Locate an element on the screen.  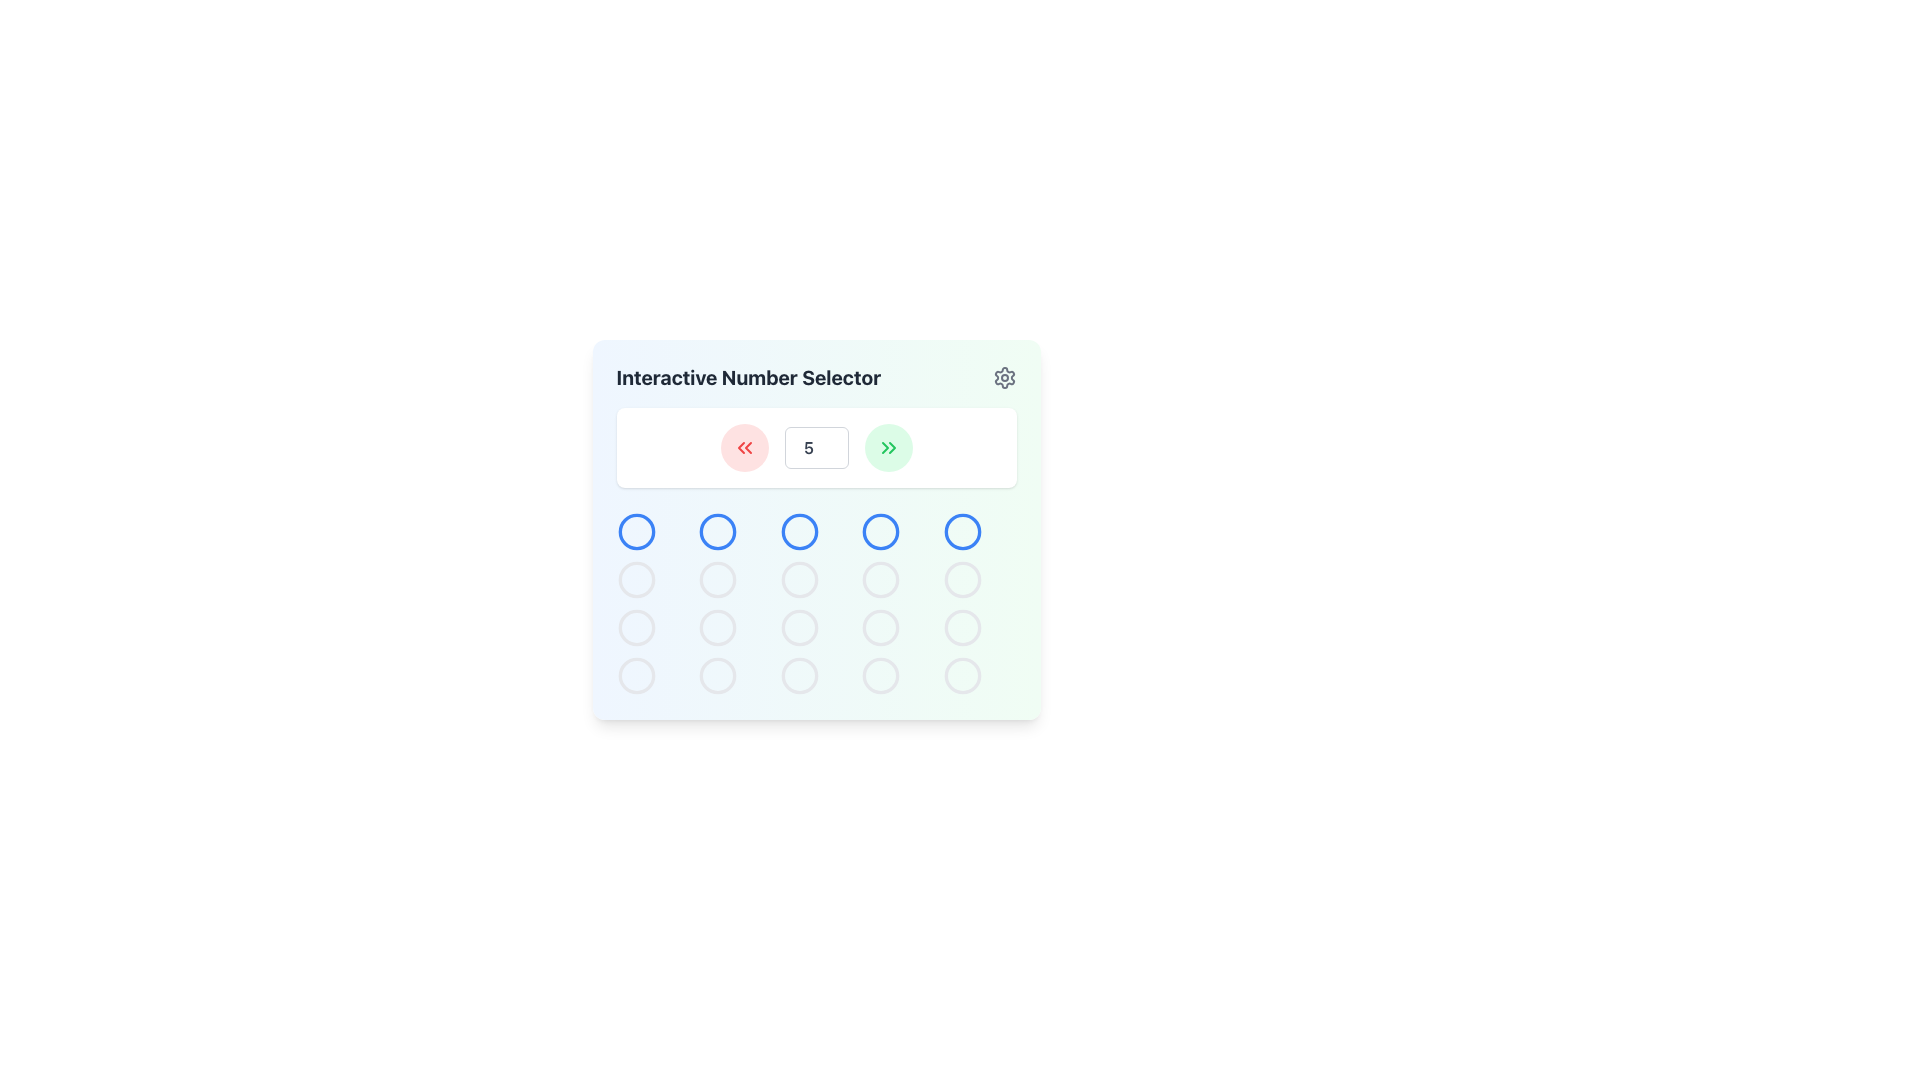
the Circle indicator icon located in the second row and first column of the grid layout, below the header segment displaying the number selector controls is located at coordinates (635, 579).